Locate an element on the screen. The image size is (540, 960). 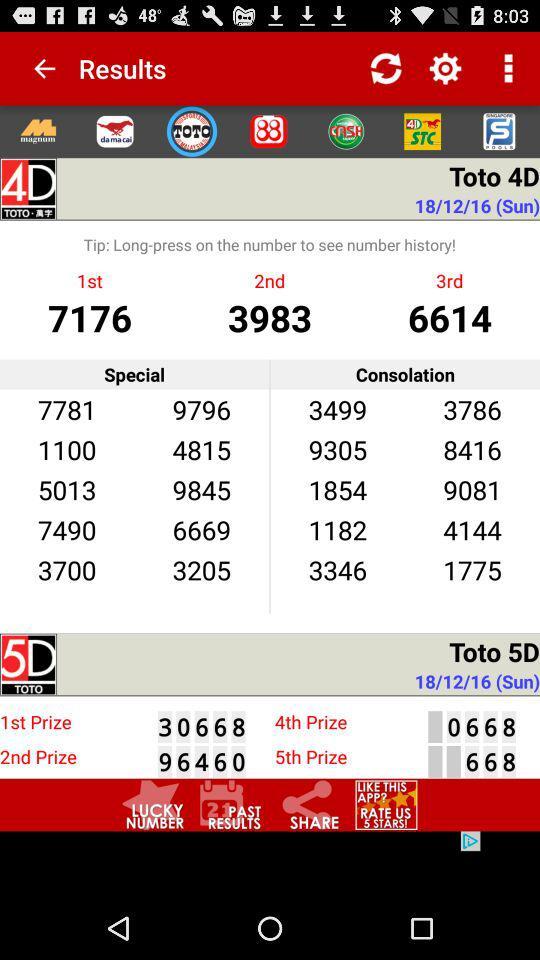
share the results is located at coordinates (308, 805).